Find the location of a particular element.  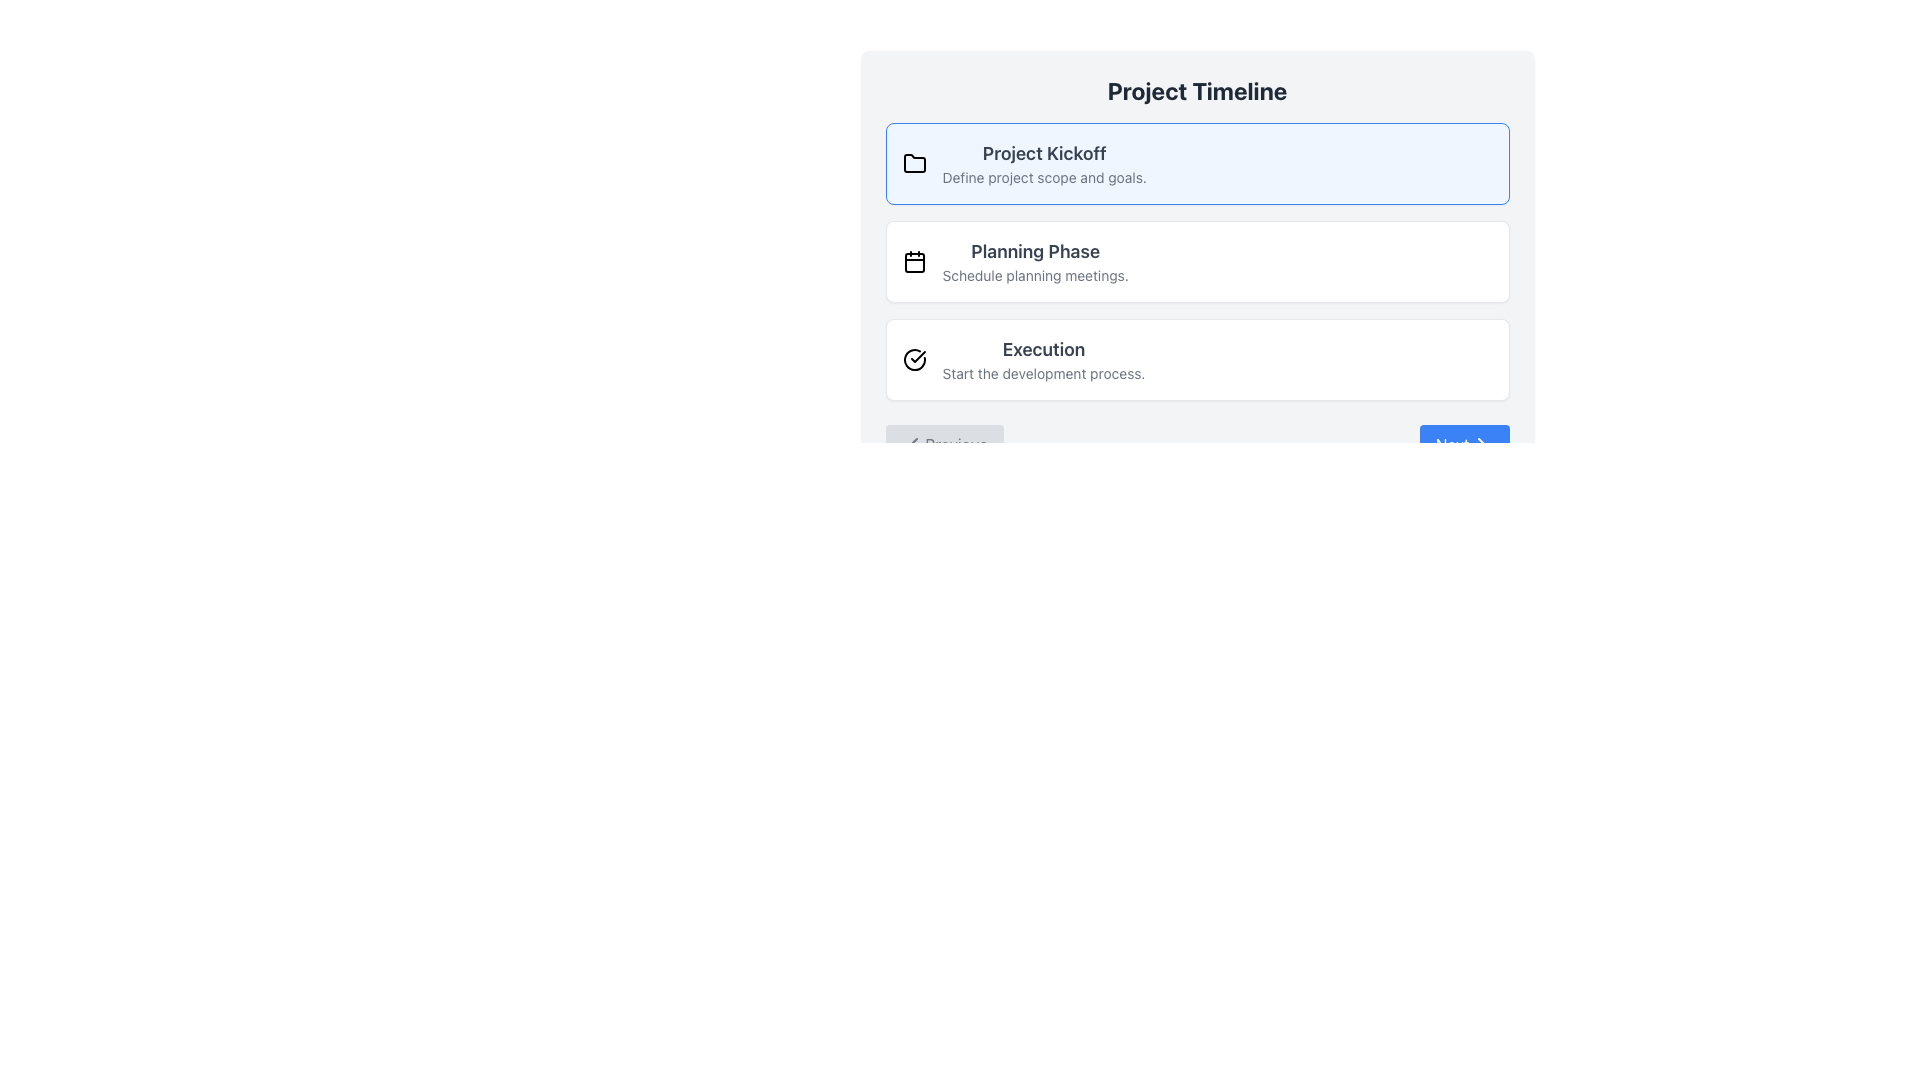

the blue 'Next' button that contains the right-pointing chevron icon to proceed is located at coordinates (1481, 443).